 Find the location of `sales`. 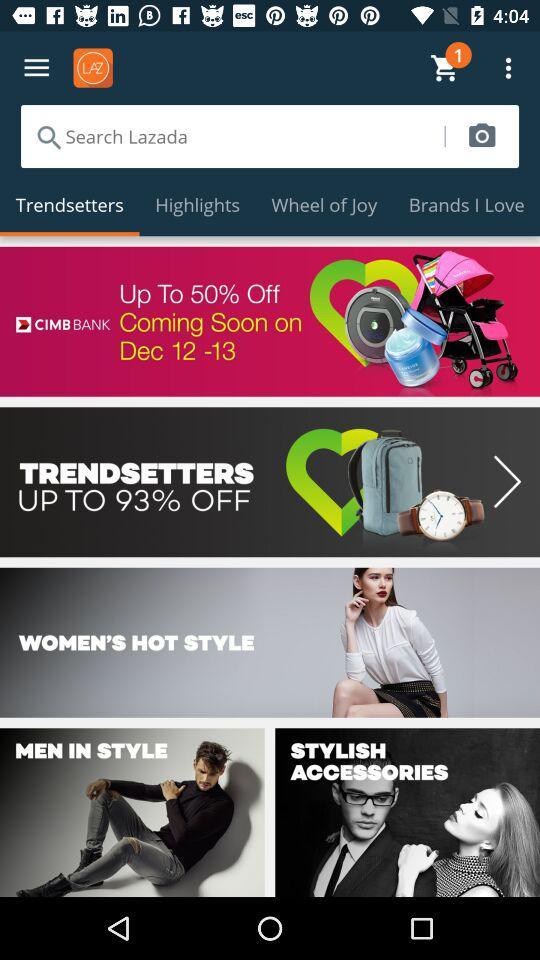

sales is located at coordinates (270, 481).